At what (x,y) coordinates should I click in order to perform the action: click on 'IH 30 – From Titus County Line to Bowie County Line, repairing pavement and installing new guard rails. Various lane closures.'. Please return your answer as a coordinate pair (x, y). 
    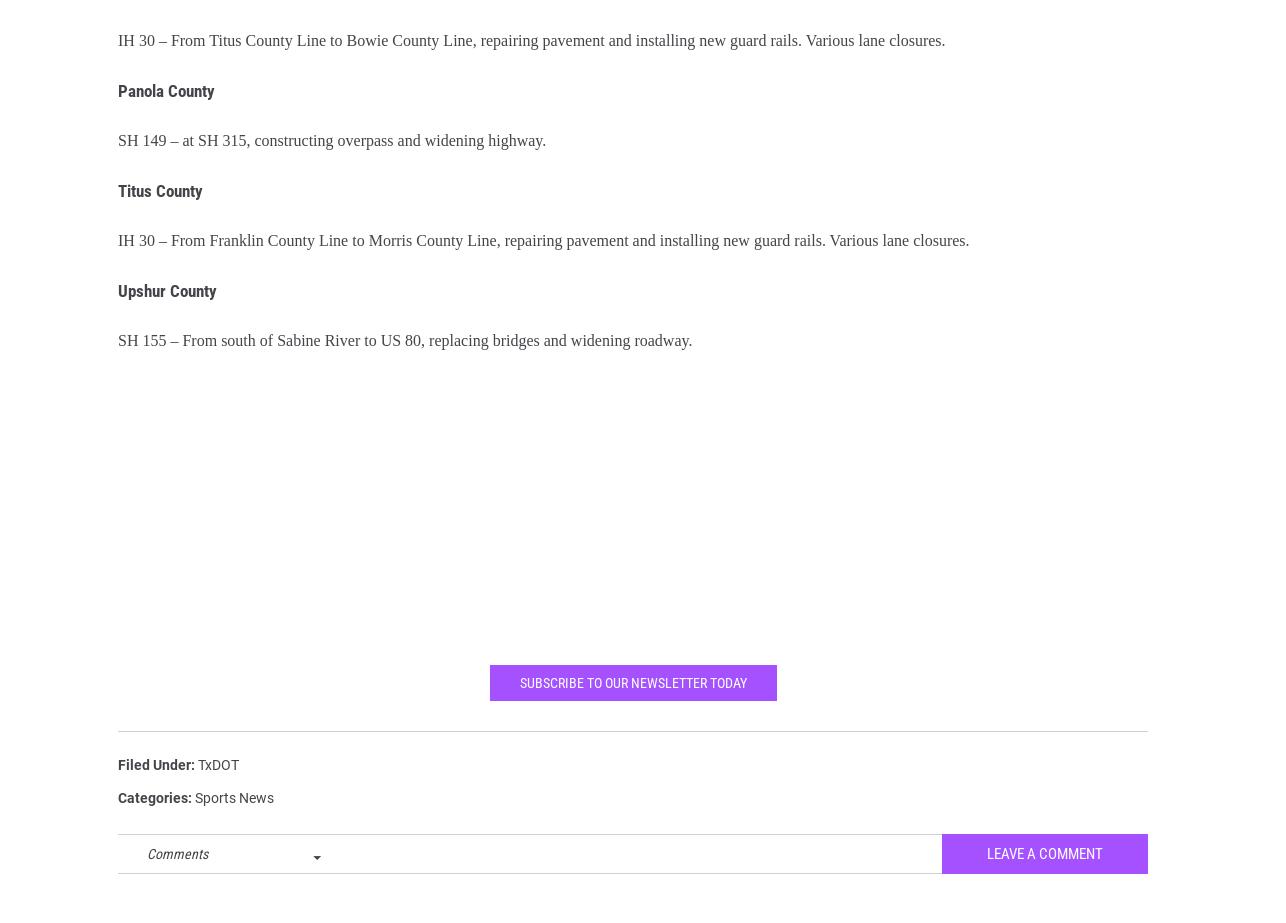
    Looking at the image, I should click on (118, 54).